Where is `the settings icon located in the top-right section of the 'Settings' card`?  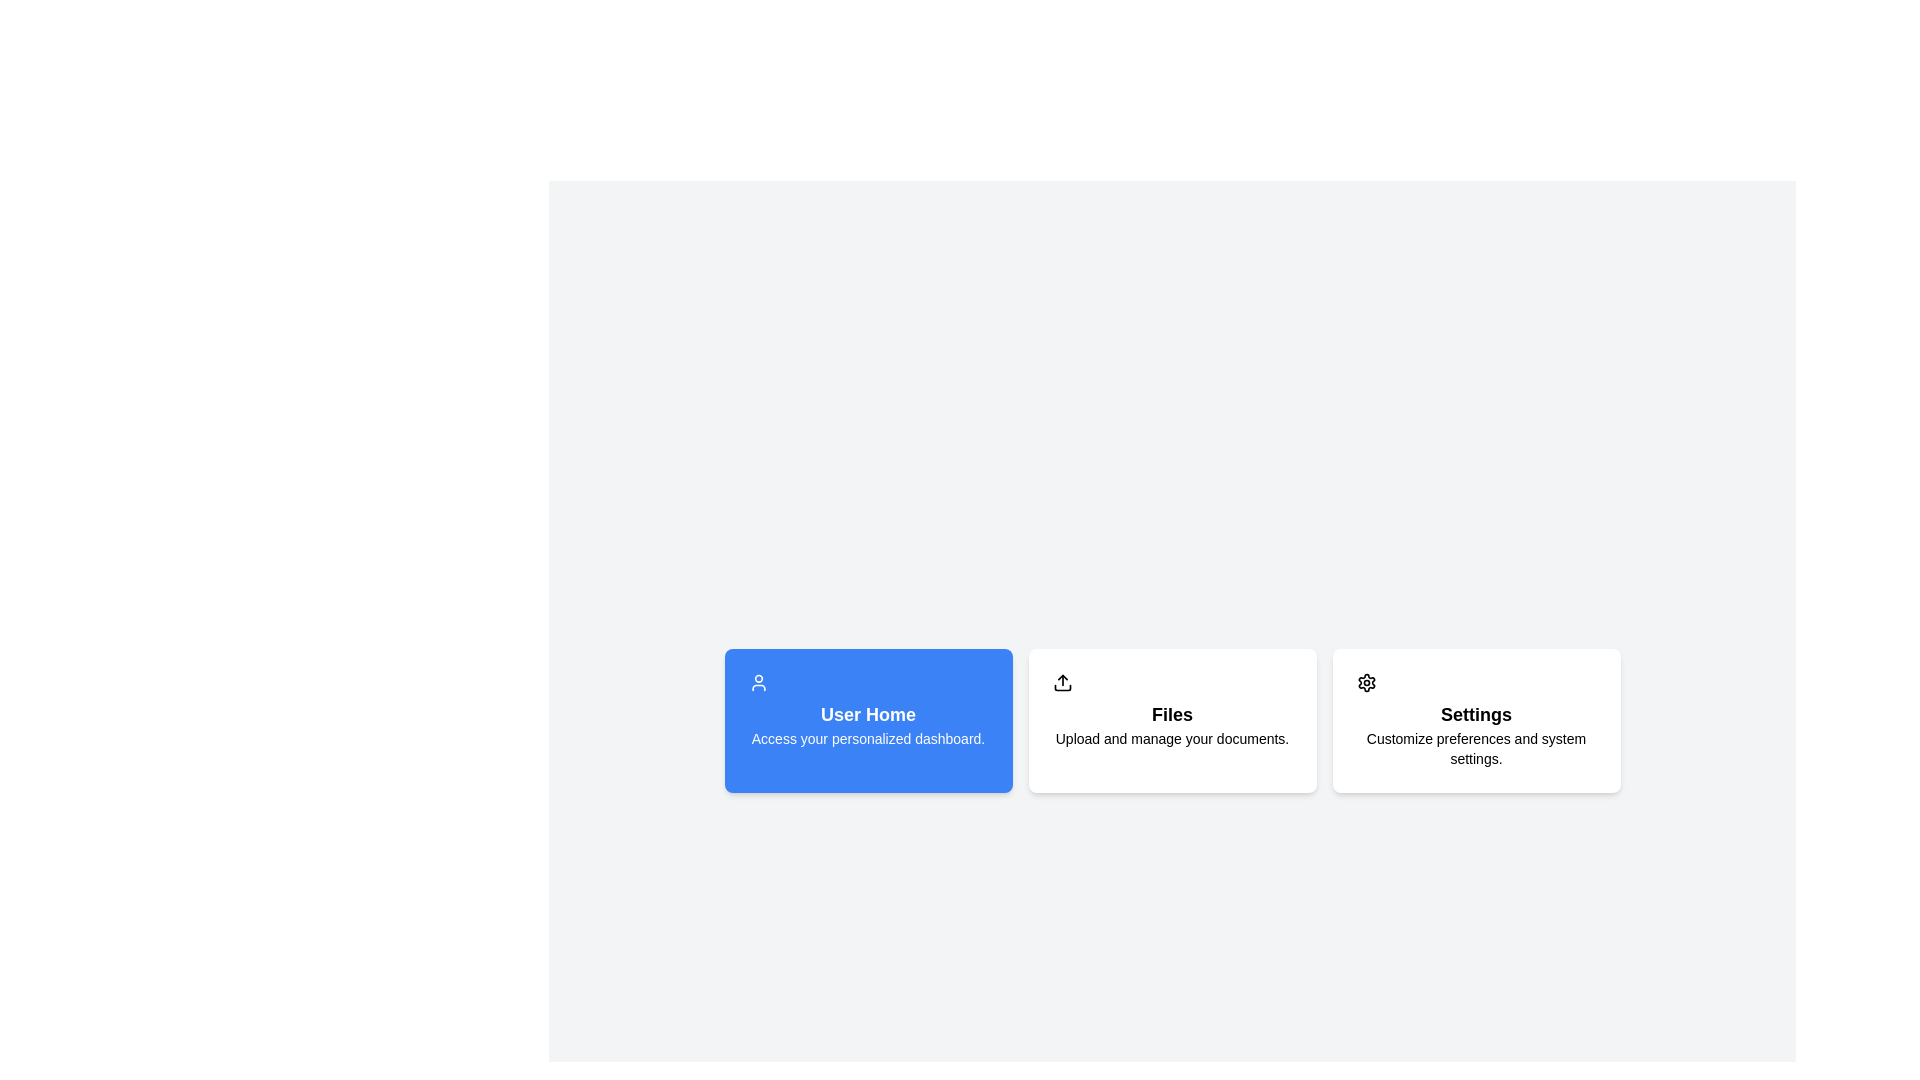 the settings icon located in the top-right section of the 'Settings' card is located at coordinates (1365, 681).